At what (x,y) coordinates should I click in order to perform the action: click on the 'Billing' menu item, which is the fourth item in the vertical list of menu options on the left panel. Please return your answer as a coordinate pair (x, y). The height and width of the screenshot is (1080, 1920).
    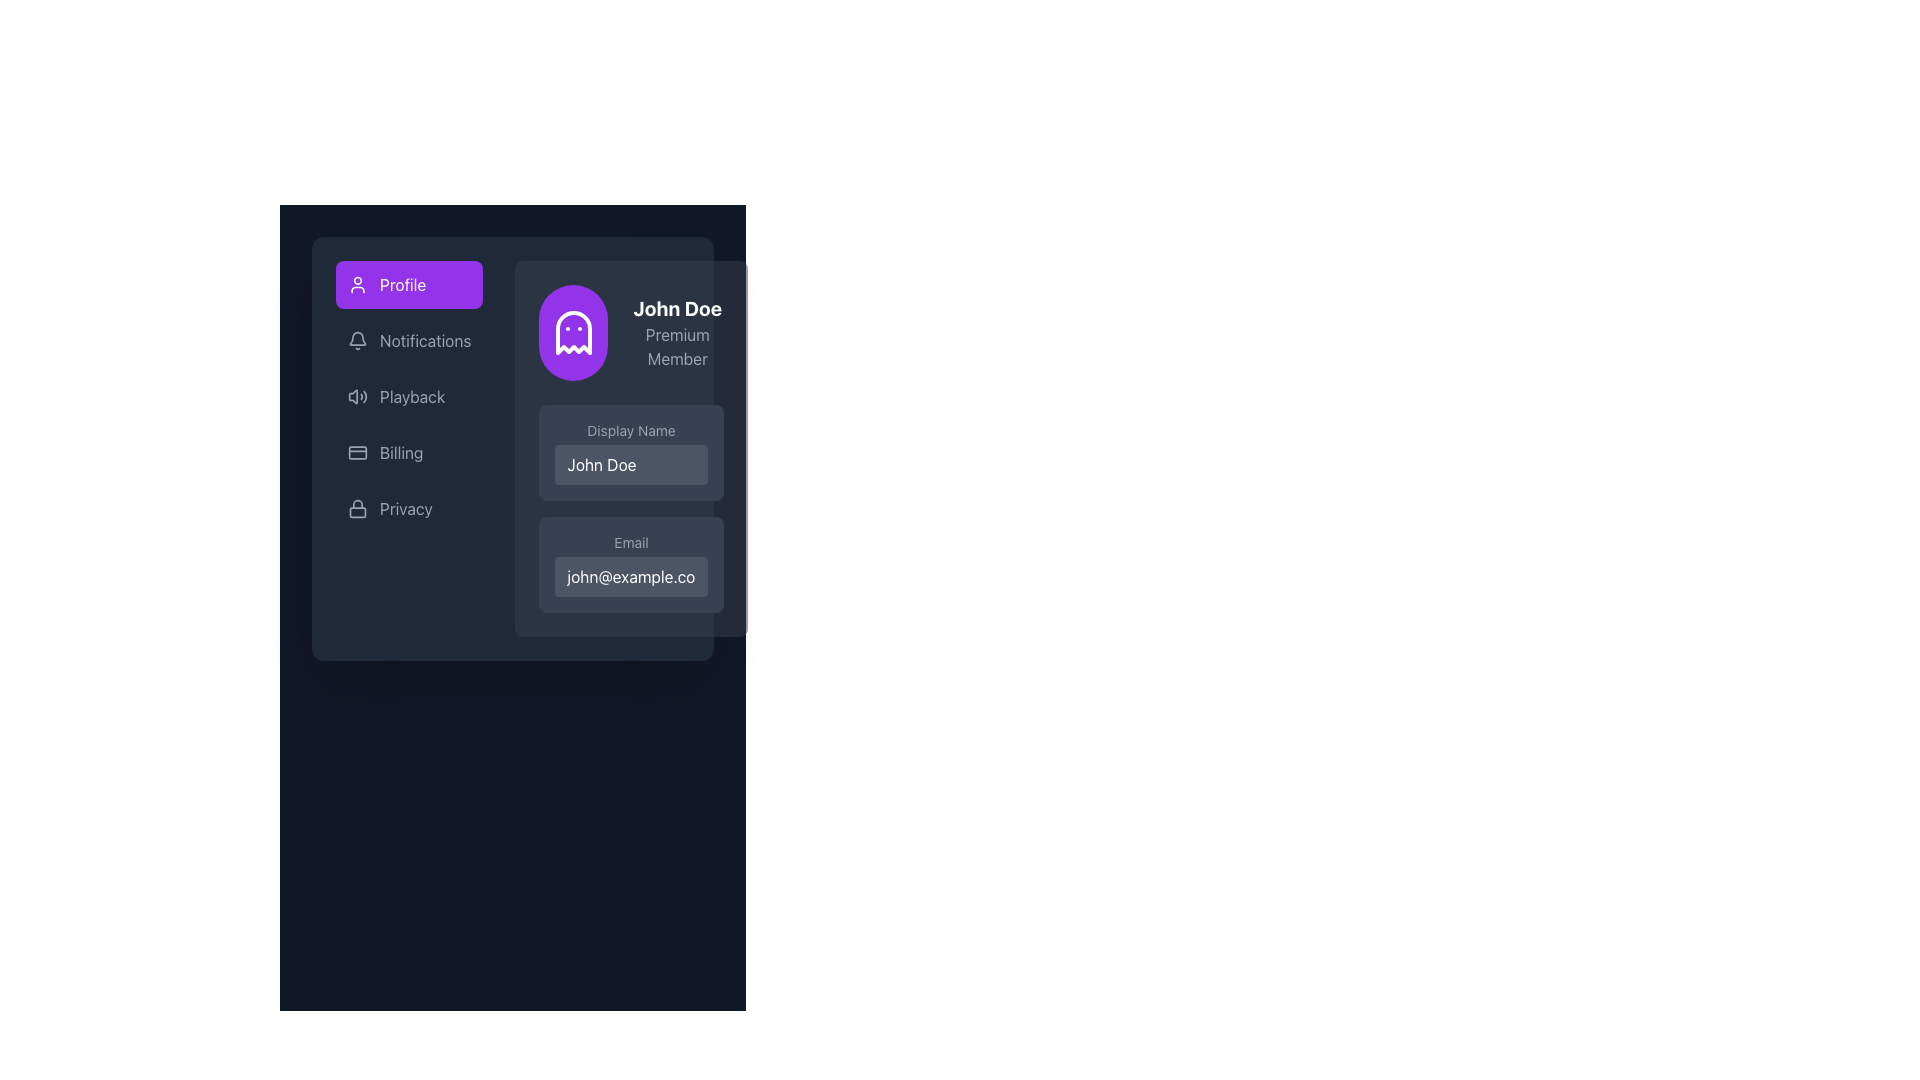
    Looking at the image, I should click on (408, 452).